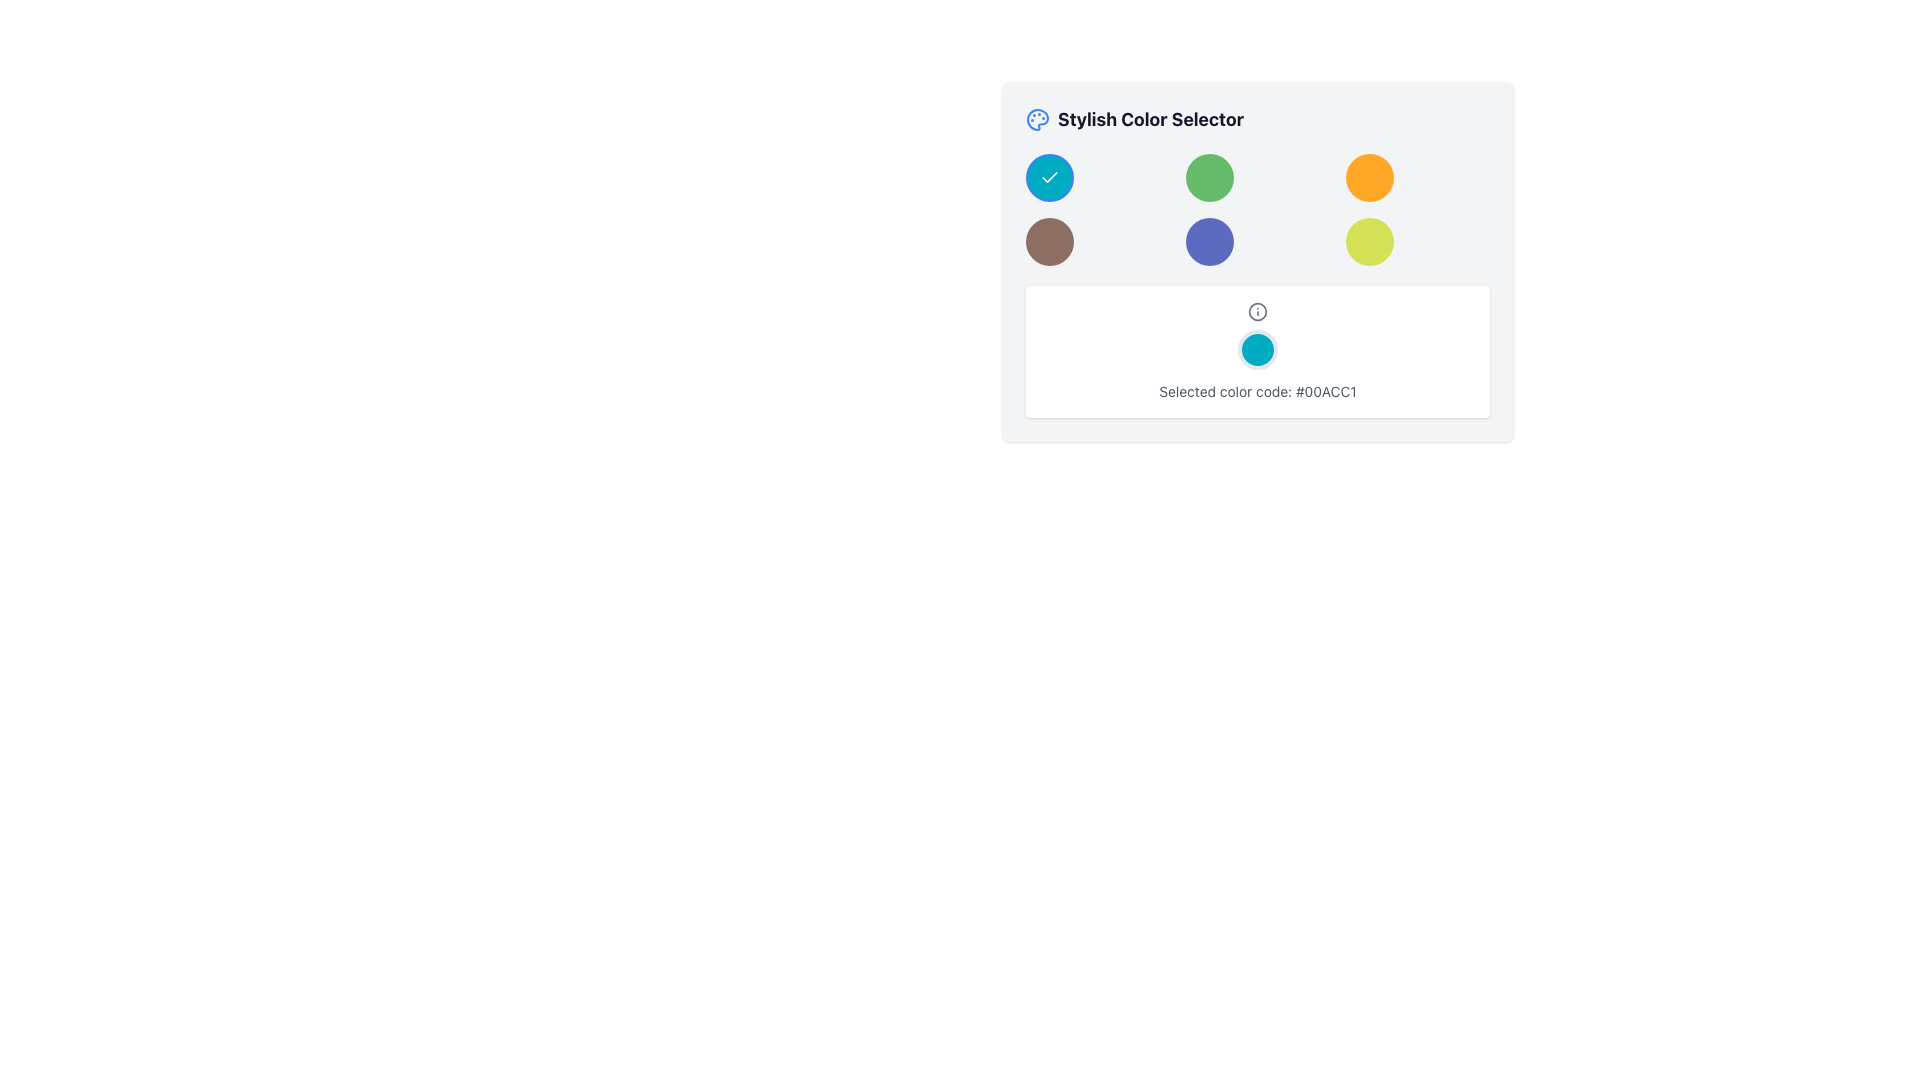 The width and height of the screenshot is (1920, 1080). Describe the element at coordinates (1037, 119) in the screenshot. I see `the decorative icon representing the Stylish Color Selector, which is the first element in the group located at the top of the interface` at that location.